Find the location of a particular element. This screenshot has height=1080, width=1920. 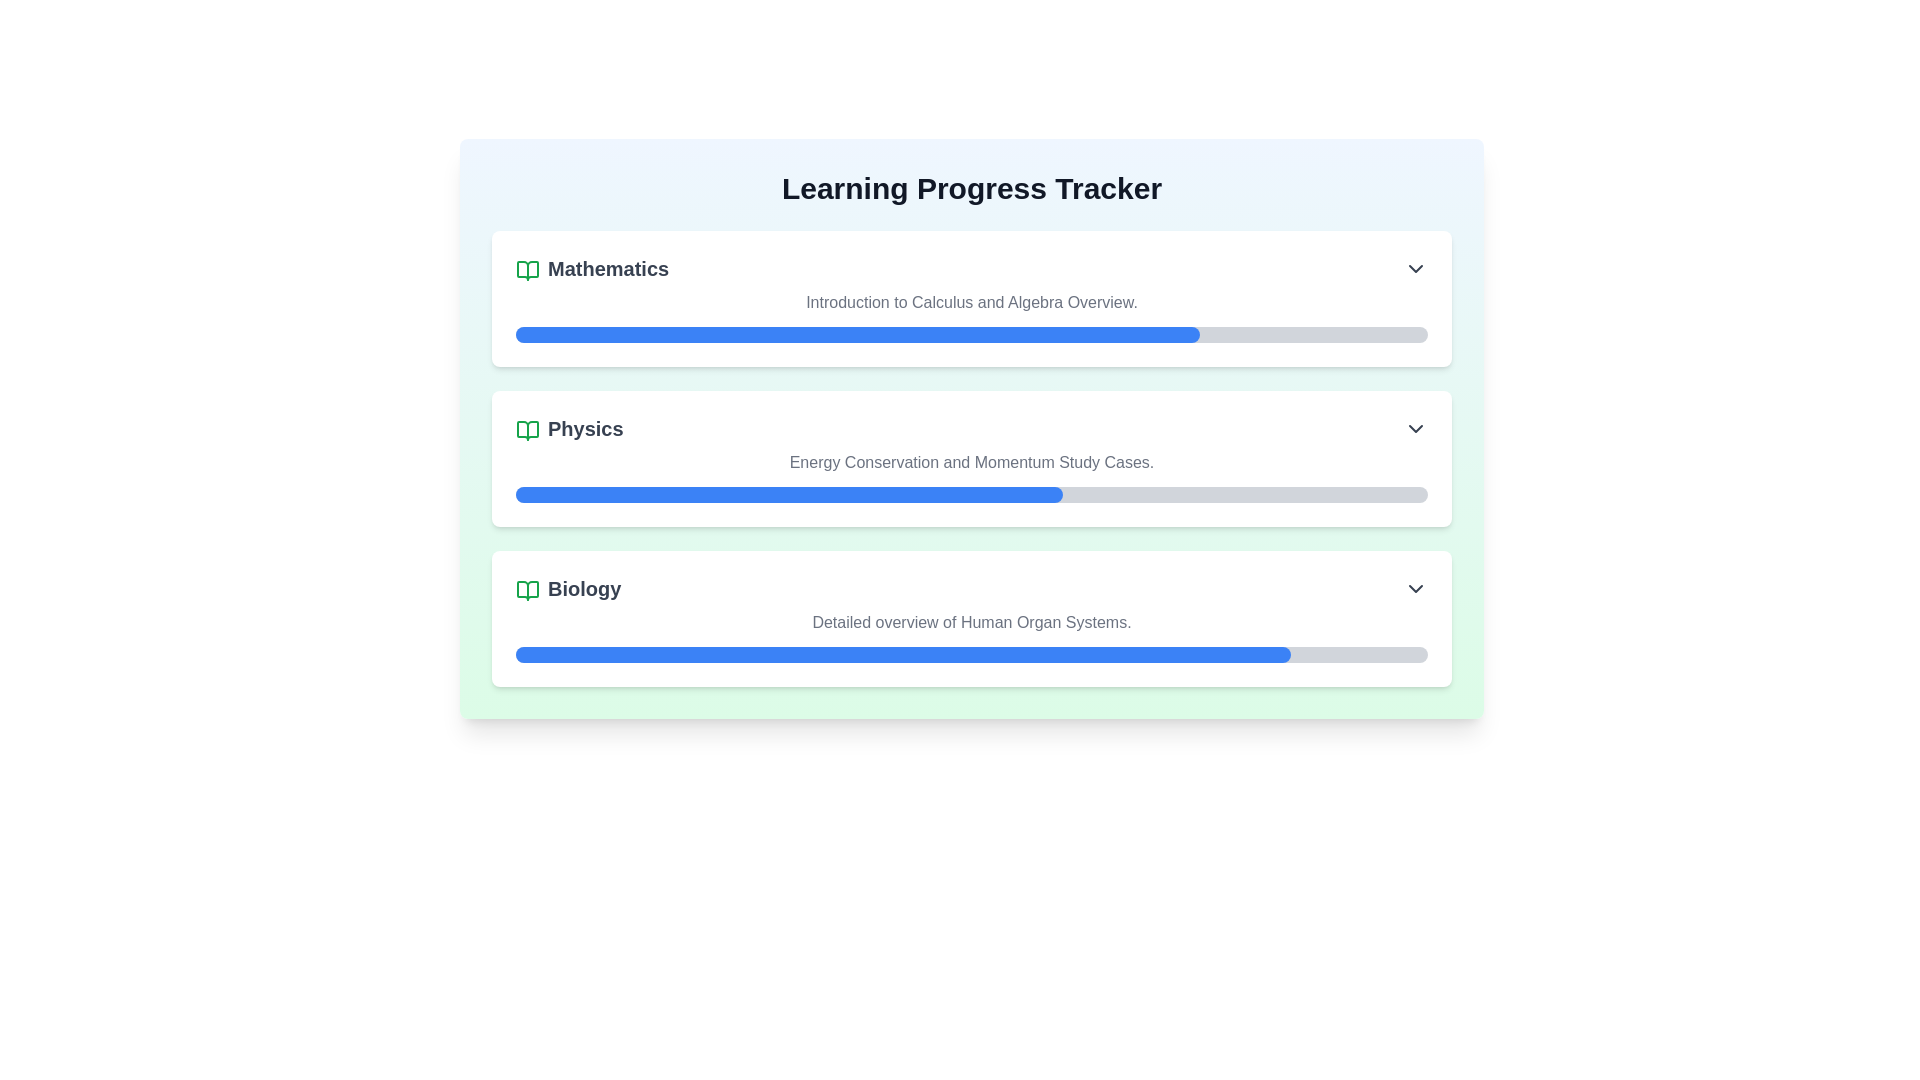

the downward-pointing chevron icon in the header section labeled 'Physics' is located at coordinates (1415, 427).